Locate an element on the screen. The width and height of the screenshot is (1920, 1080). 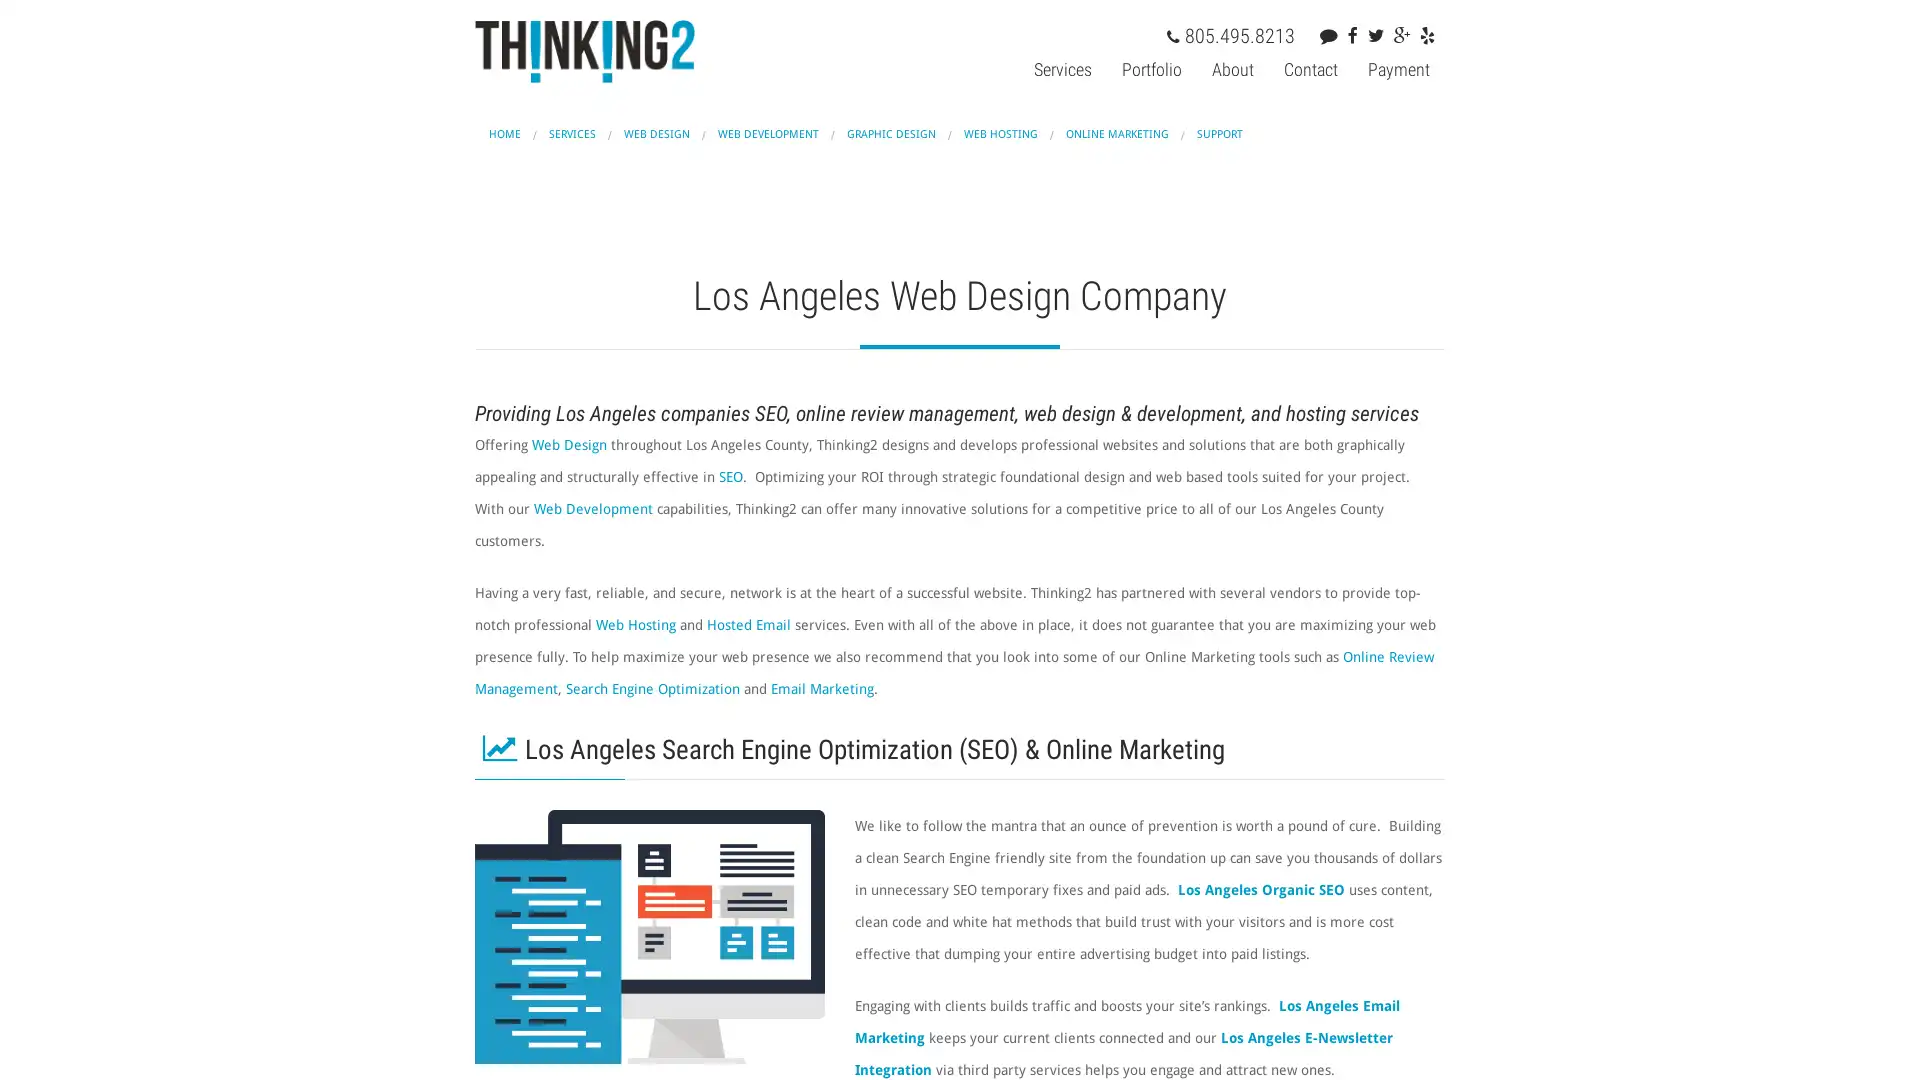
Contact is located at coordinates (1310, 68).